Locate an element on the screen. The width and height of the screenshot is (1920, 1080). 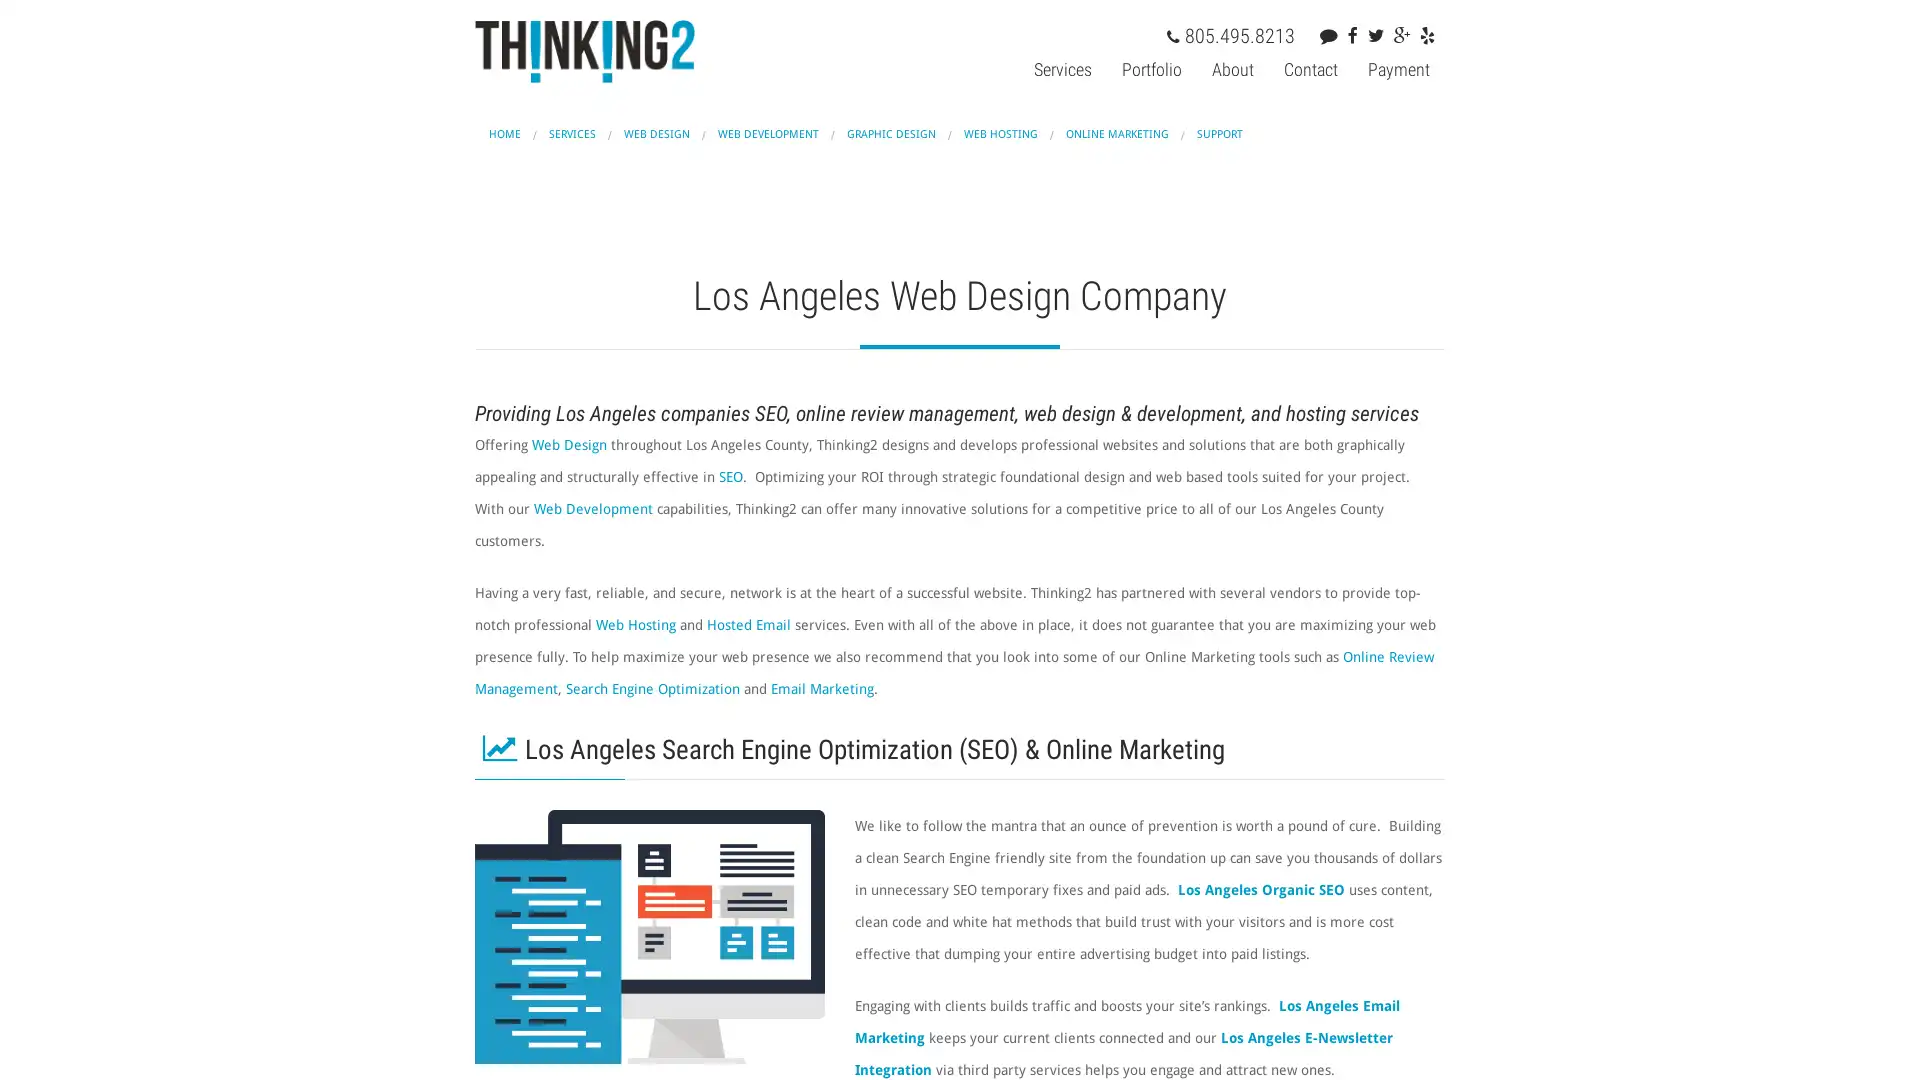
Contact is located at coordinates (1310, 68).